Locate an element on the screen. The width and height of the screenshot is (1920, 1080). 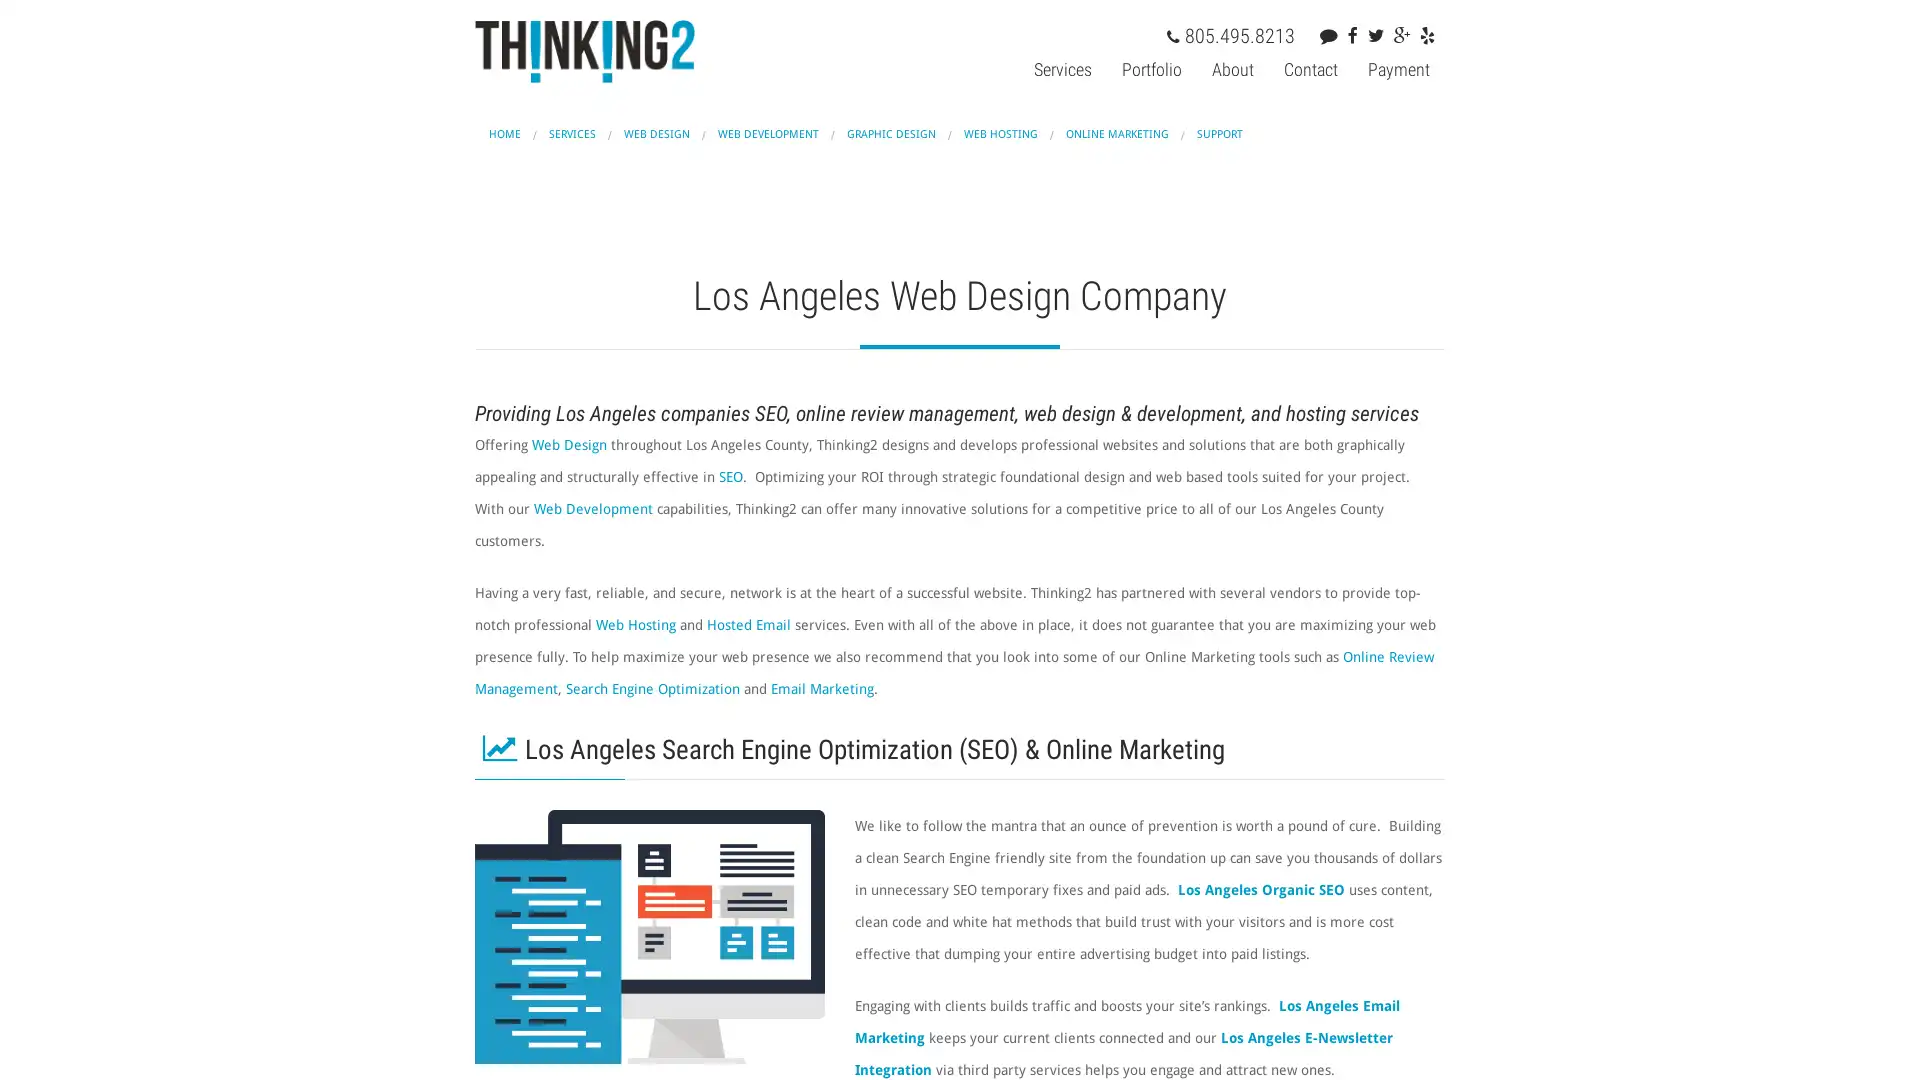
Contact is located at coordinates (1310, 68).